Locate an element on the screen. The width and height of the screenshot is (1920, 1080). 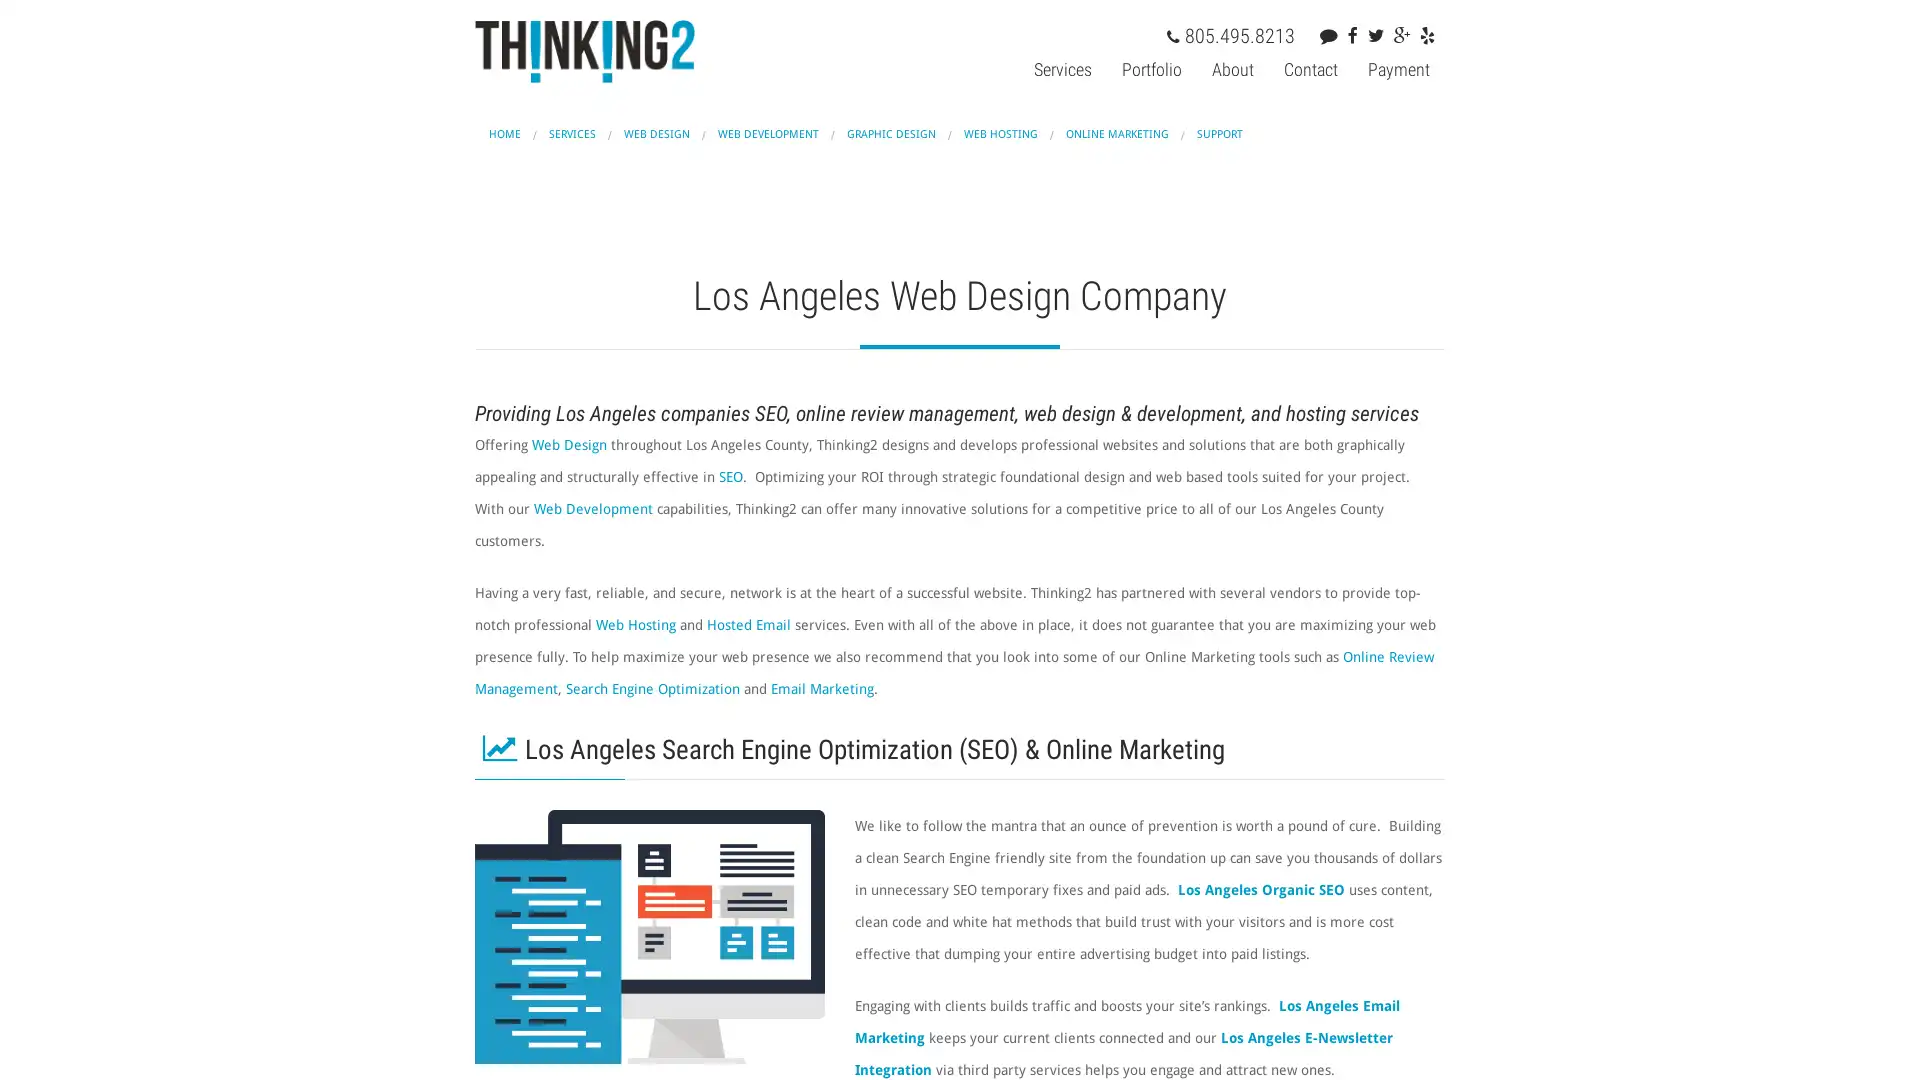
Contact is located at coordinates (1310, 68).